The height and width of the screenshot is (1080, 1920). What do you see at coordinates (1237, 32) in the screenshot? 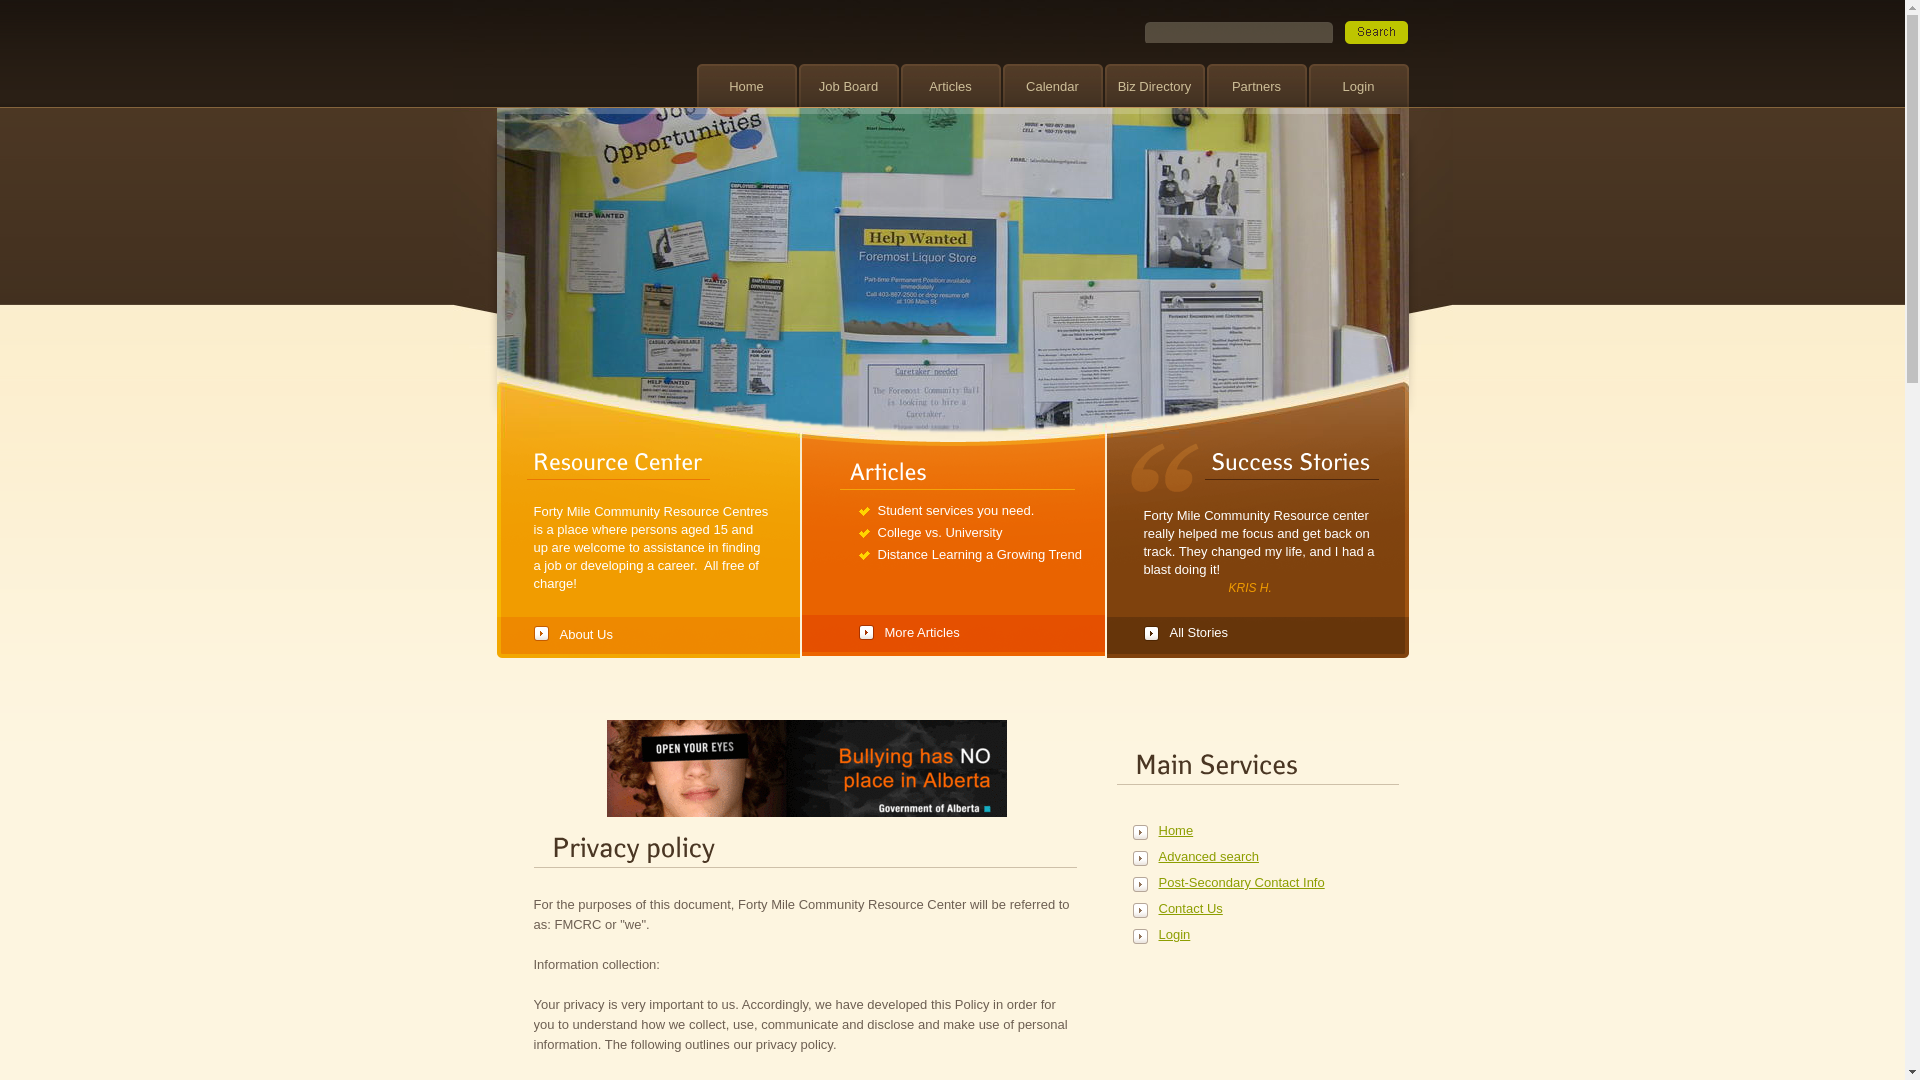
I see `'Enter the terms you wish to search for.'` at bounding box center [1237, 32].